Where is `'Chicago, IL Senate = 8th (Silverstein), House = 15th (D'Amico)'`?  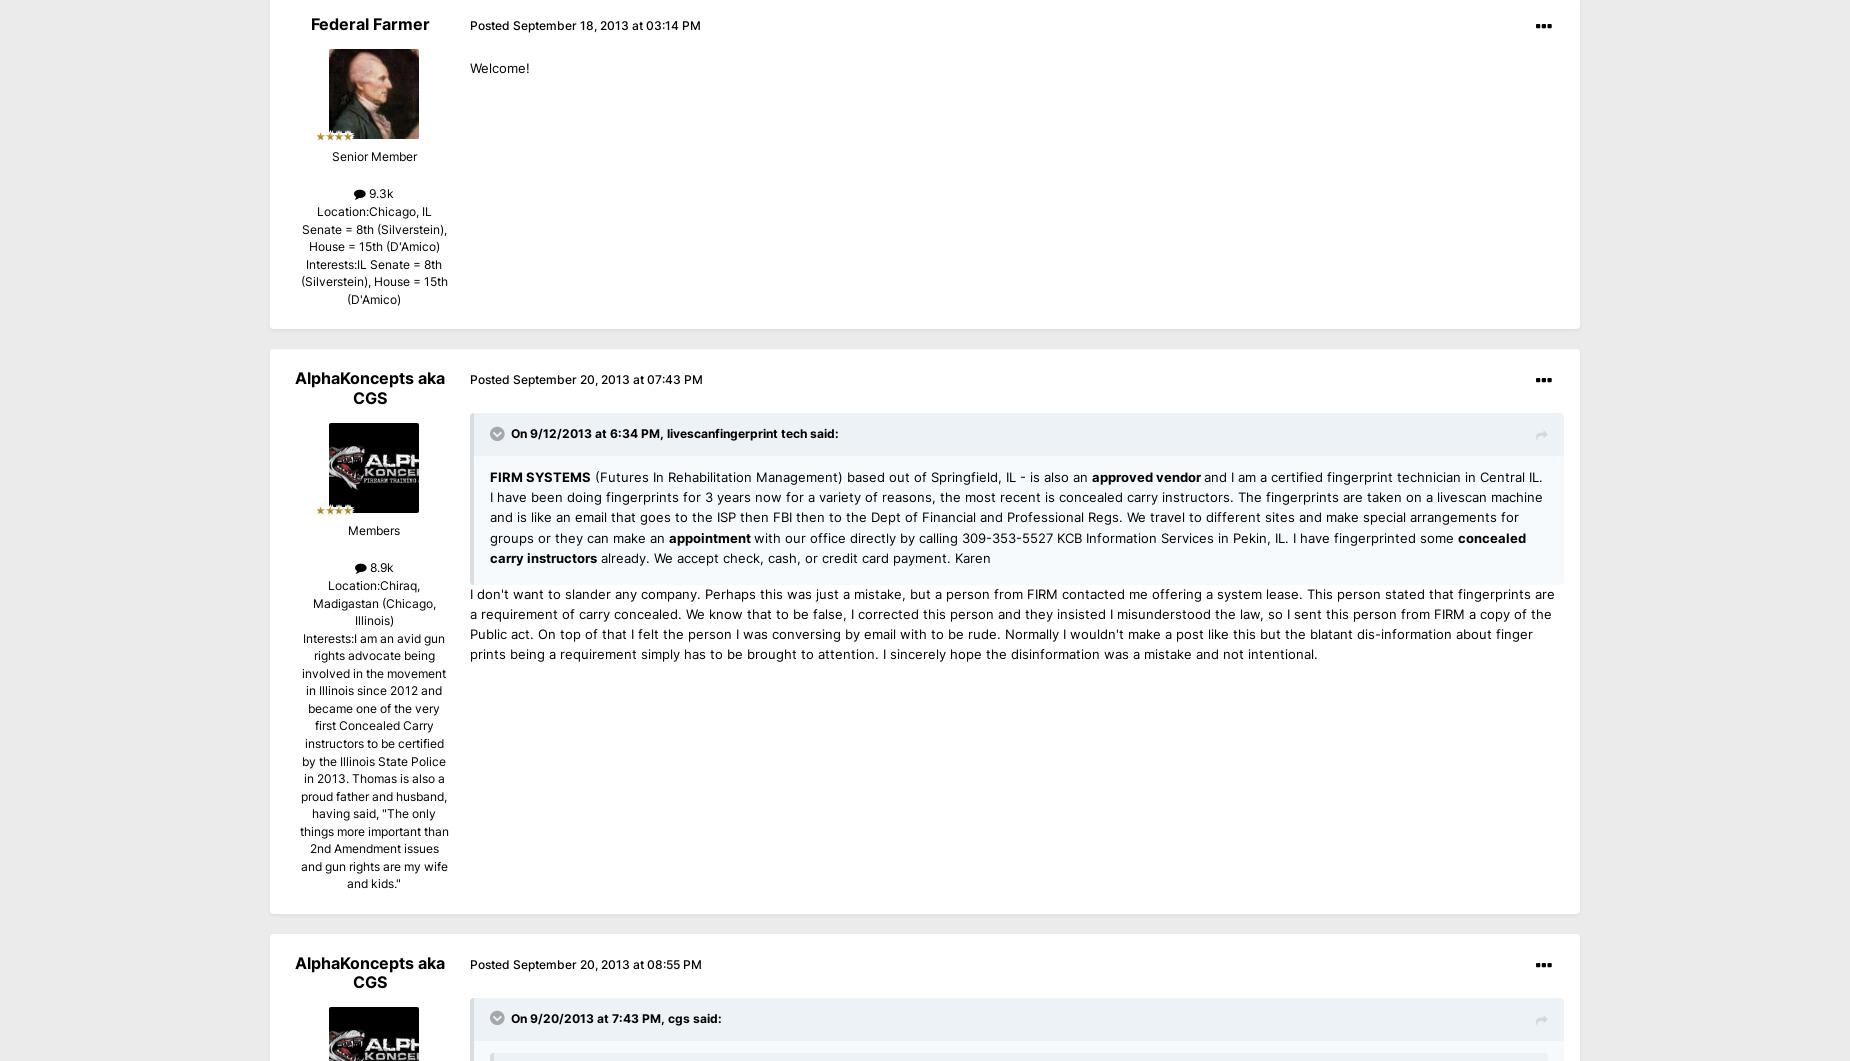
'Chicago, IL Senate = 8th (Silverstein), House = 15th (D'Amico)' is located at coordinates (299, 228).